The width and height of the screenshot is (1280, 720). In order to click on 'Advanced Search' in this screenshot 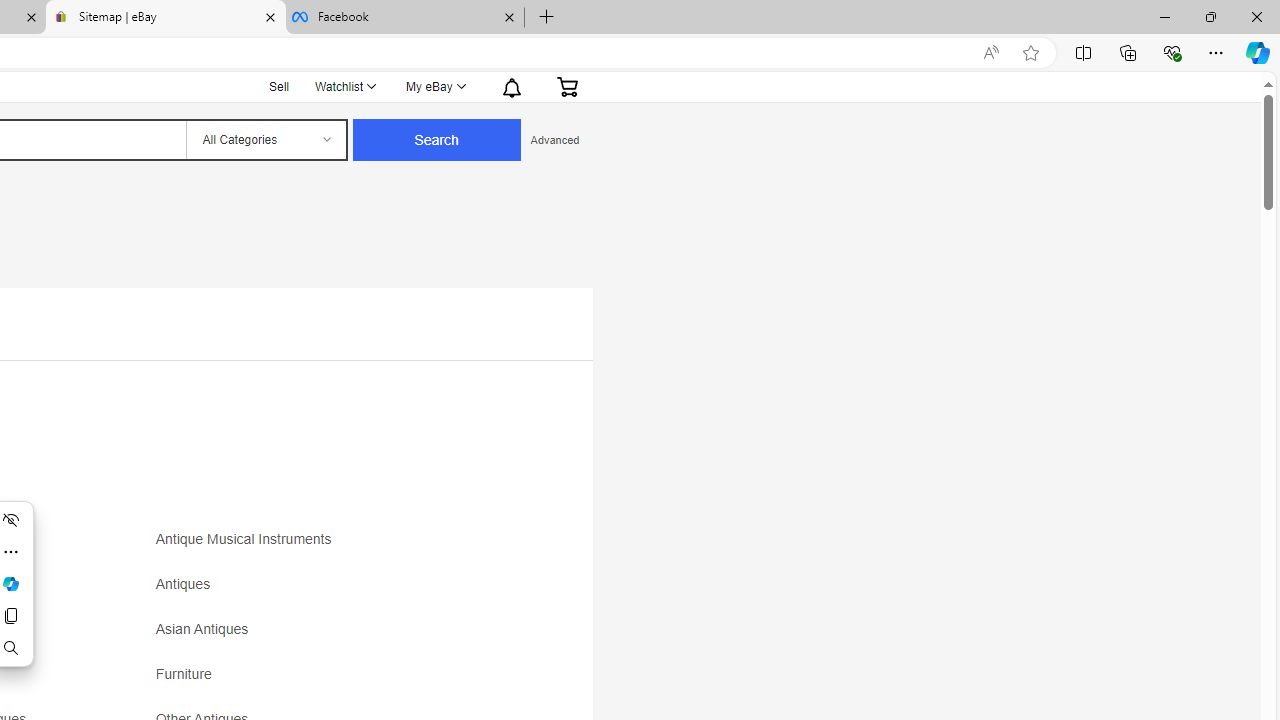, I will do `click(554, 139)`.